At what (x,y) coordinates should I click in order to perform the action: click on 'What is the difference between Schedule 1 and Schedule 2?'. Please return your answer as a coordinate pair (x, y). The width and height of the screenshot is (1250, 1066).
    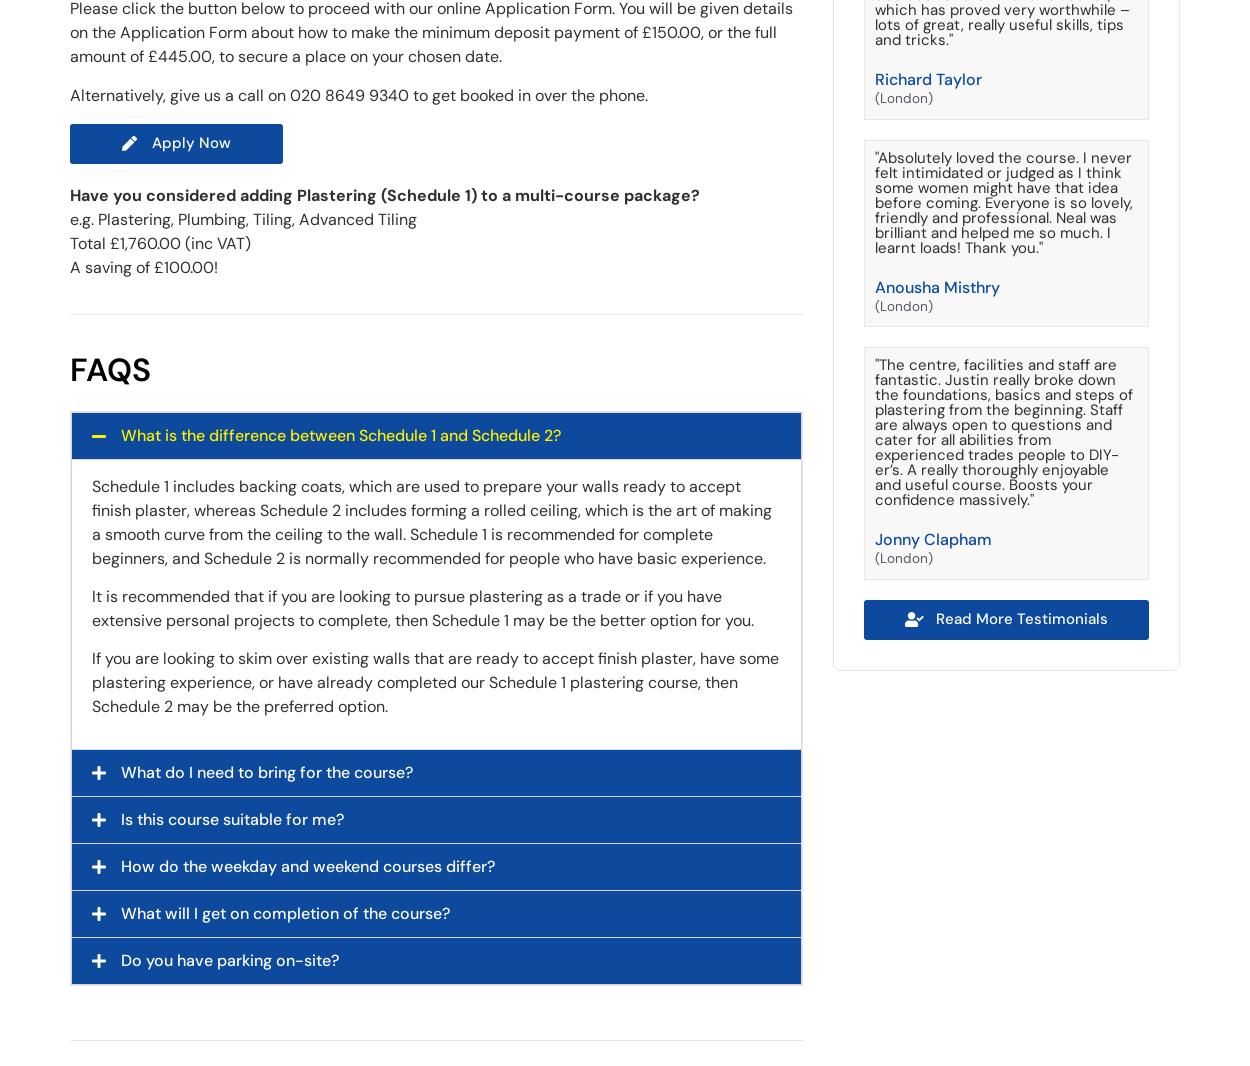
    Looking at the image, I should click on (340, 434).